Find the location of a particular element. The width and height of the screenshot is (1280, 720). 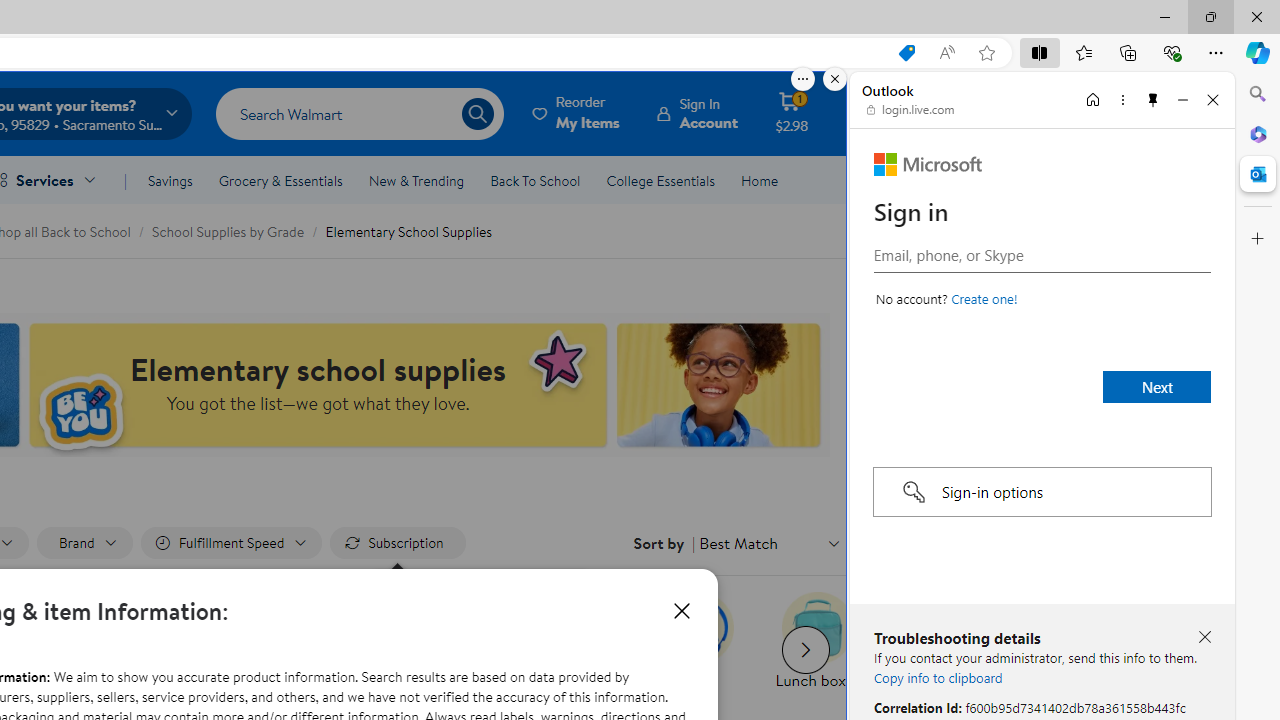

'More options.' is located at coordinates (803, 78).